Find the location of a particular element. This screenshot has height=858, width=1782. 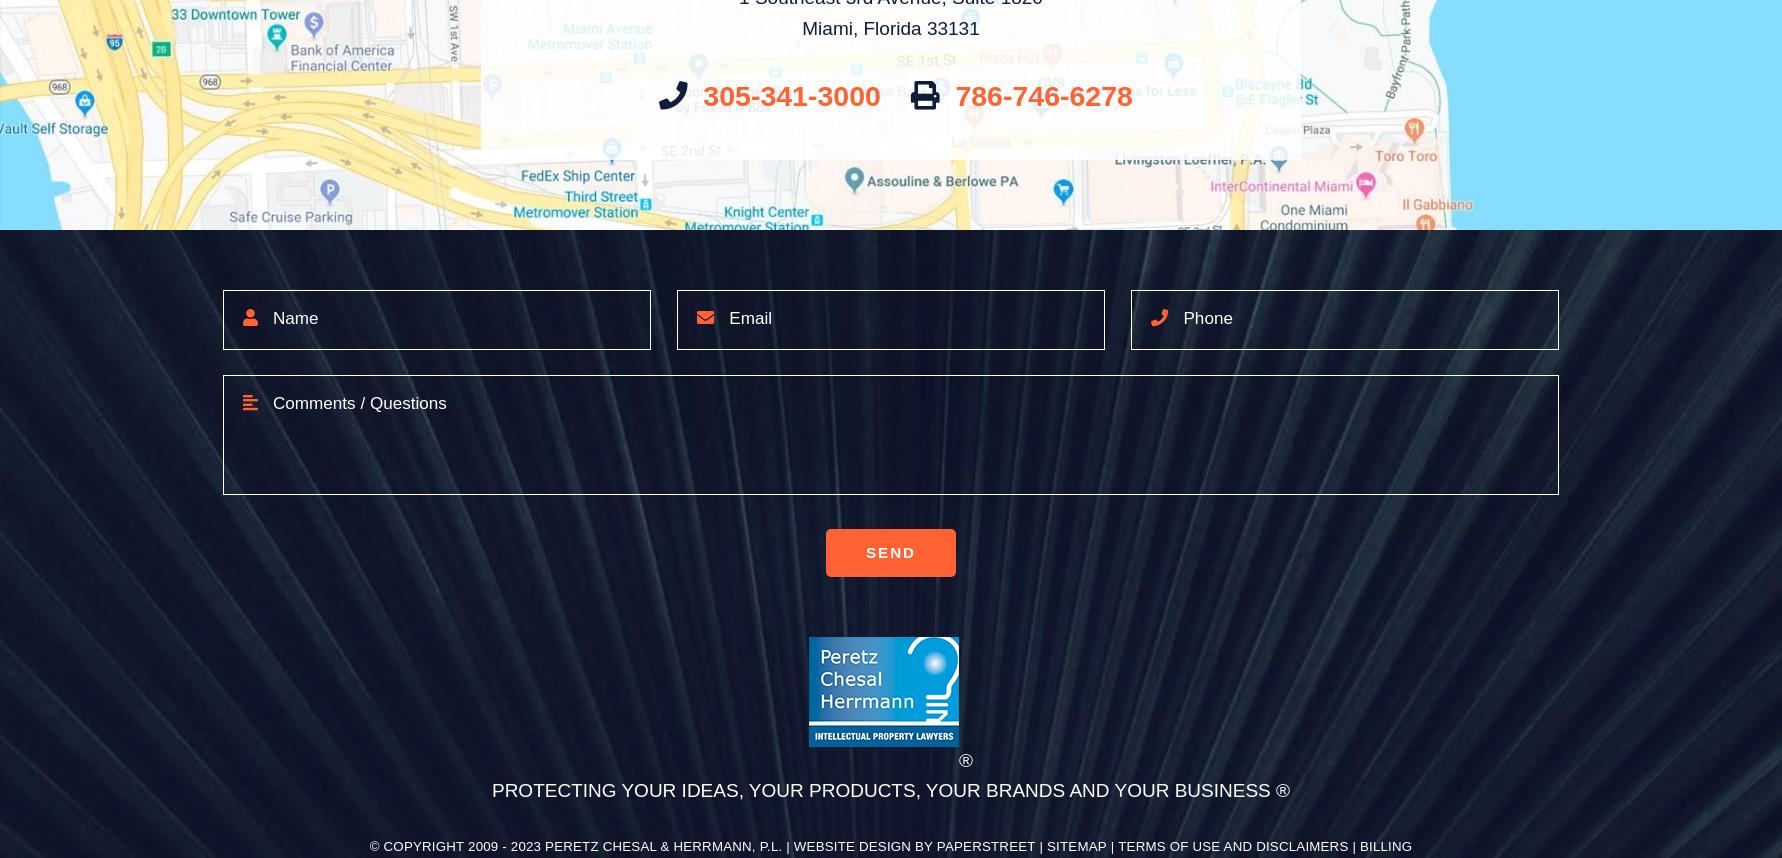

'Email' is located at coordinates (750, 316).